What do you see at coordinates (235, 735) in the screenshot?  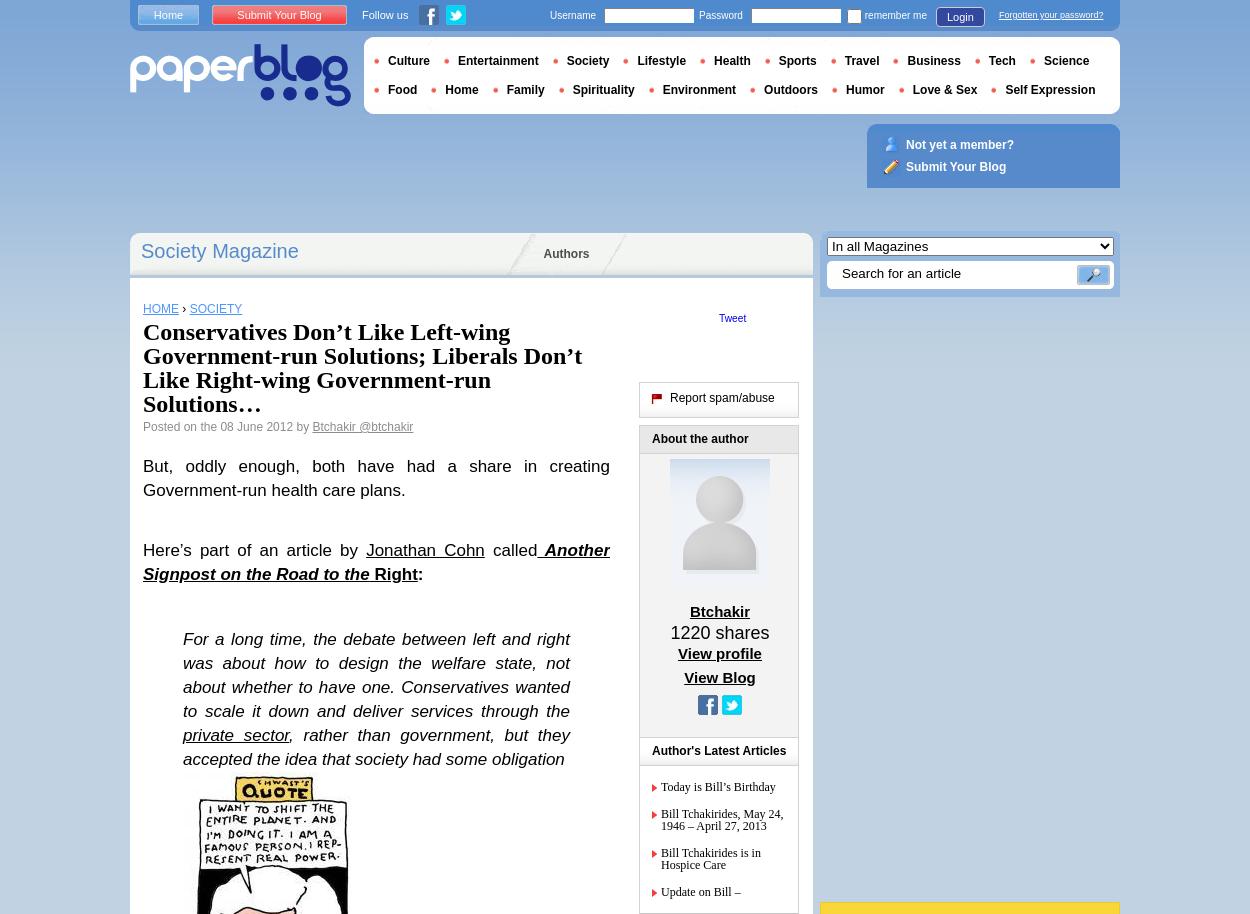 I see `'private sector'` at bounding box center [235, 735].